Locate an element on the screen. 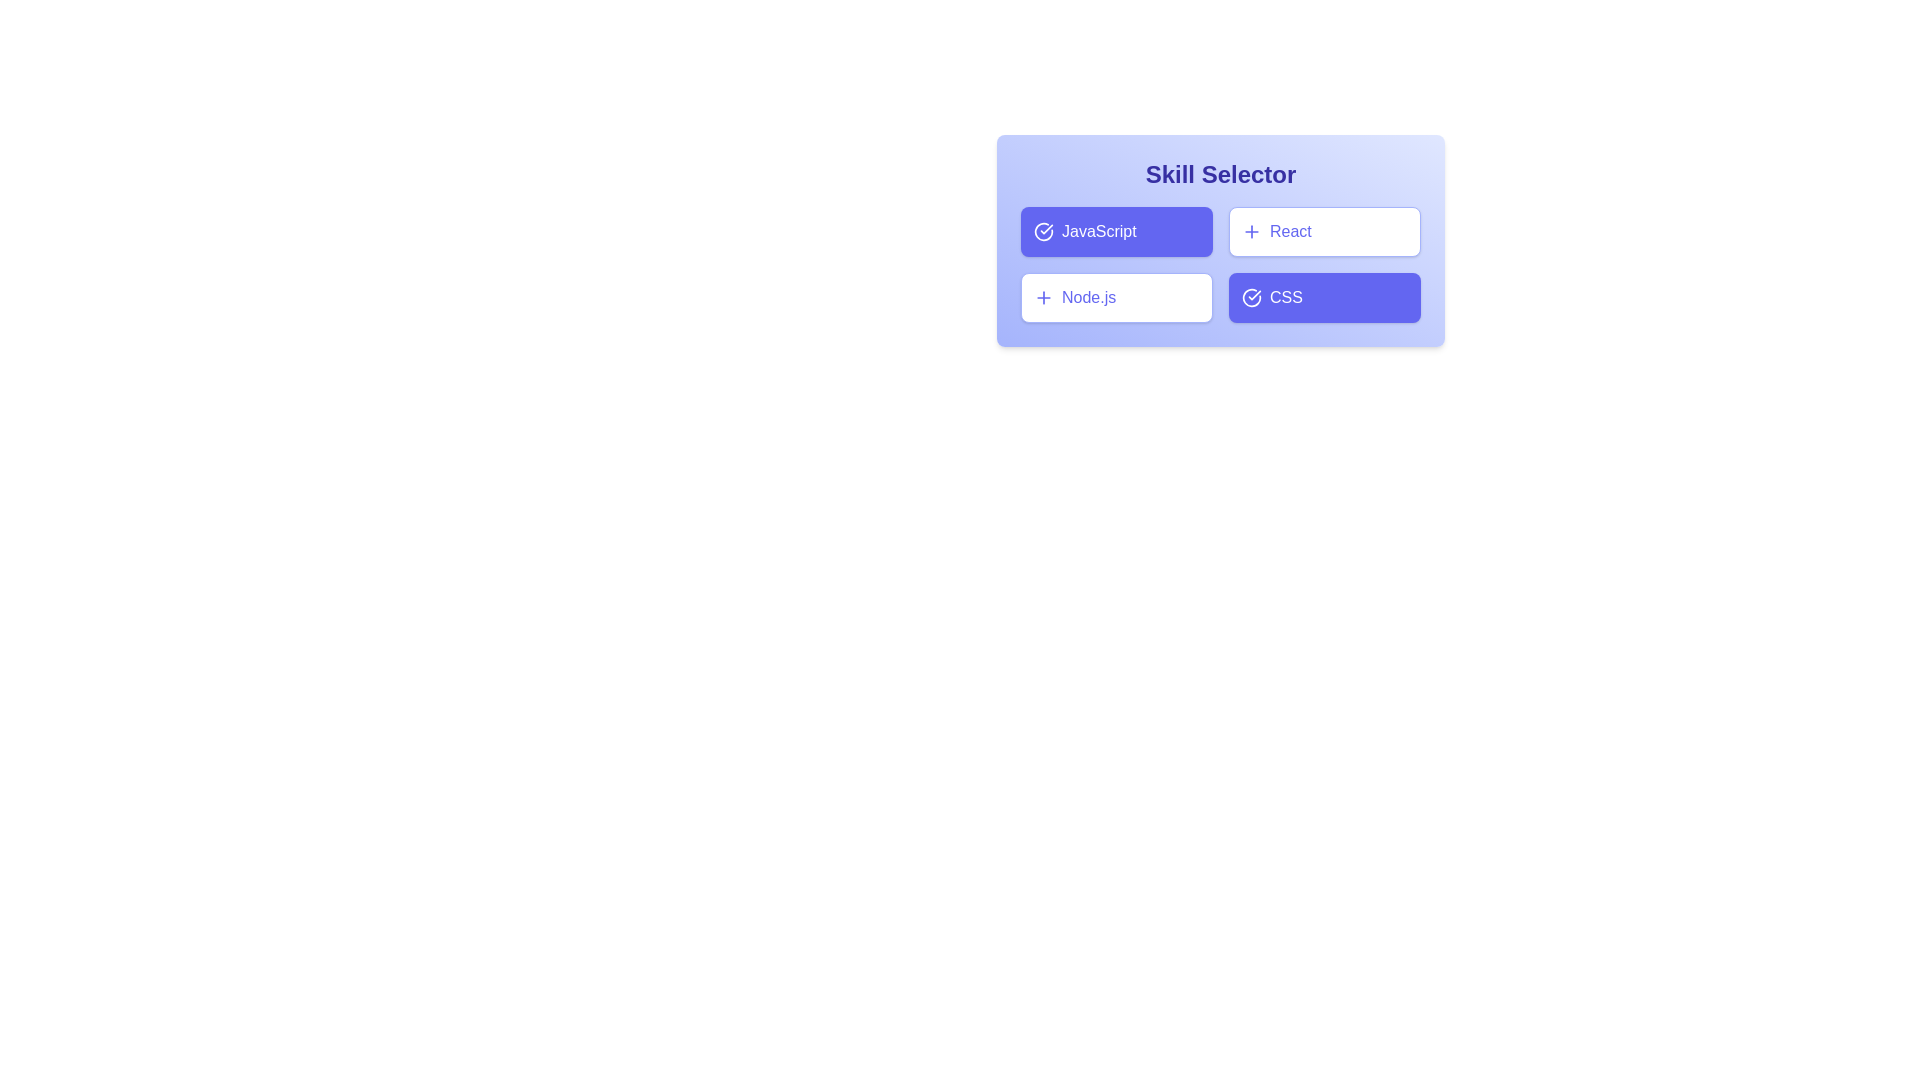 The image size is (1920, 1080). the skill CSS is located at coordinates (1324, 297).